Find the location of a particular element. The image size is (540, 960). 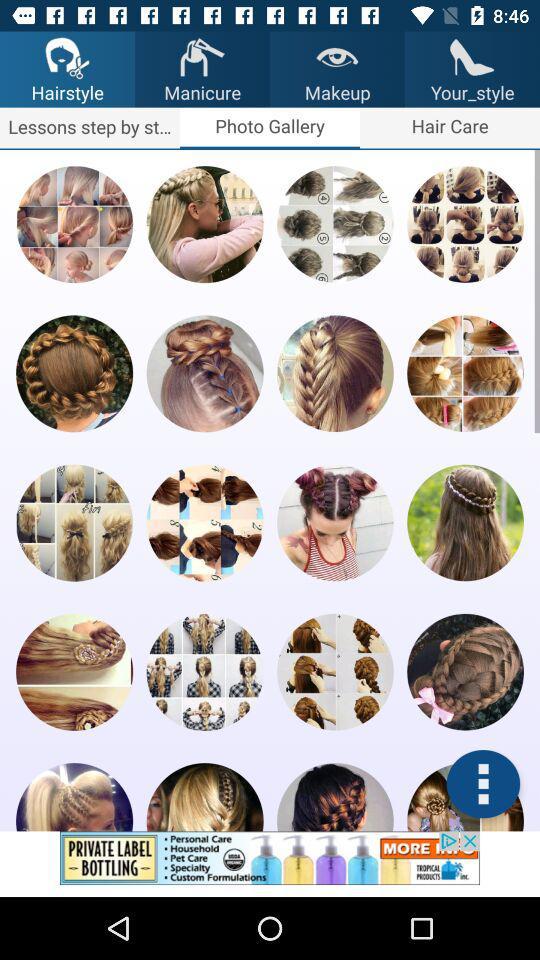

hairstyle is located at coordinates (335, 797).